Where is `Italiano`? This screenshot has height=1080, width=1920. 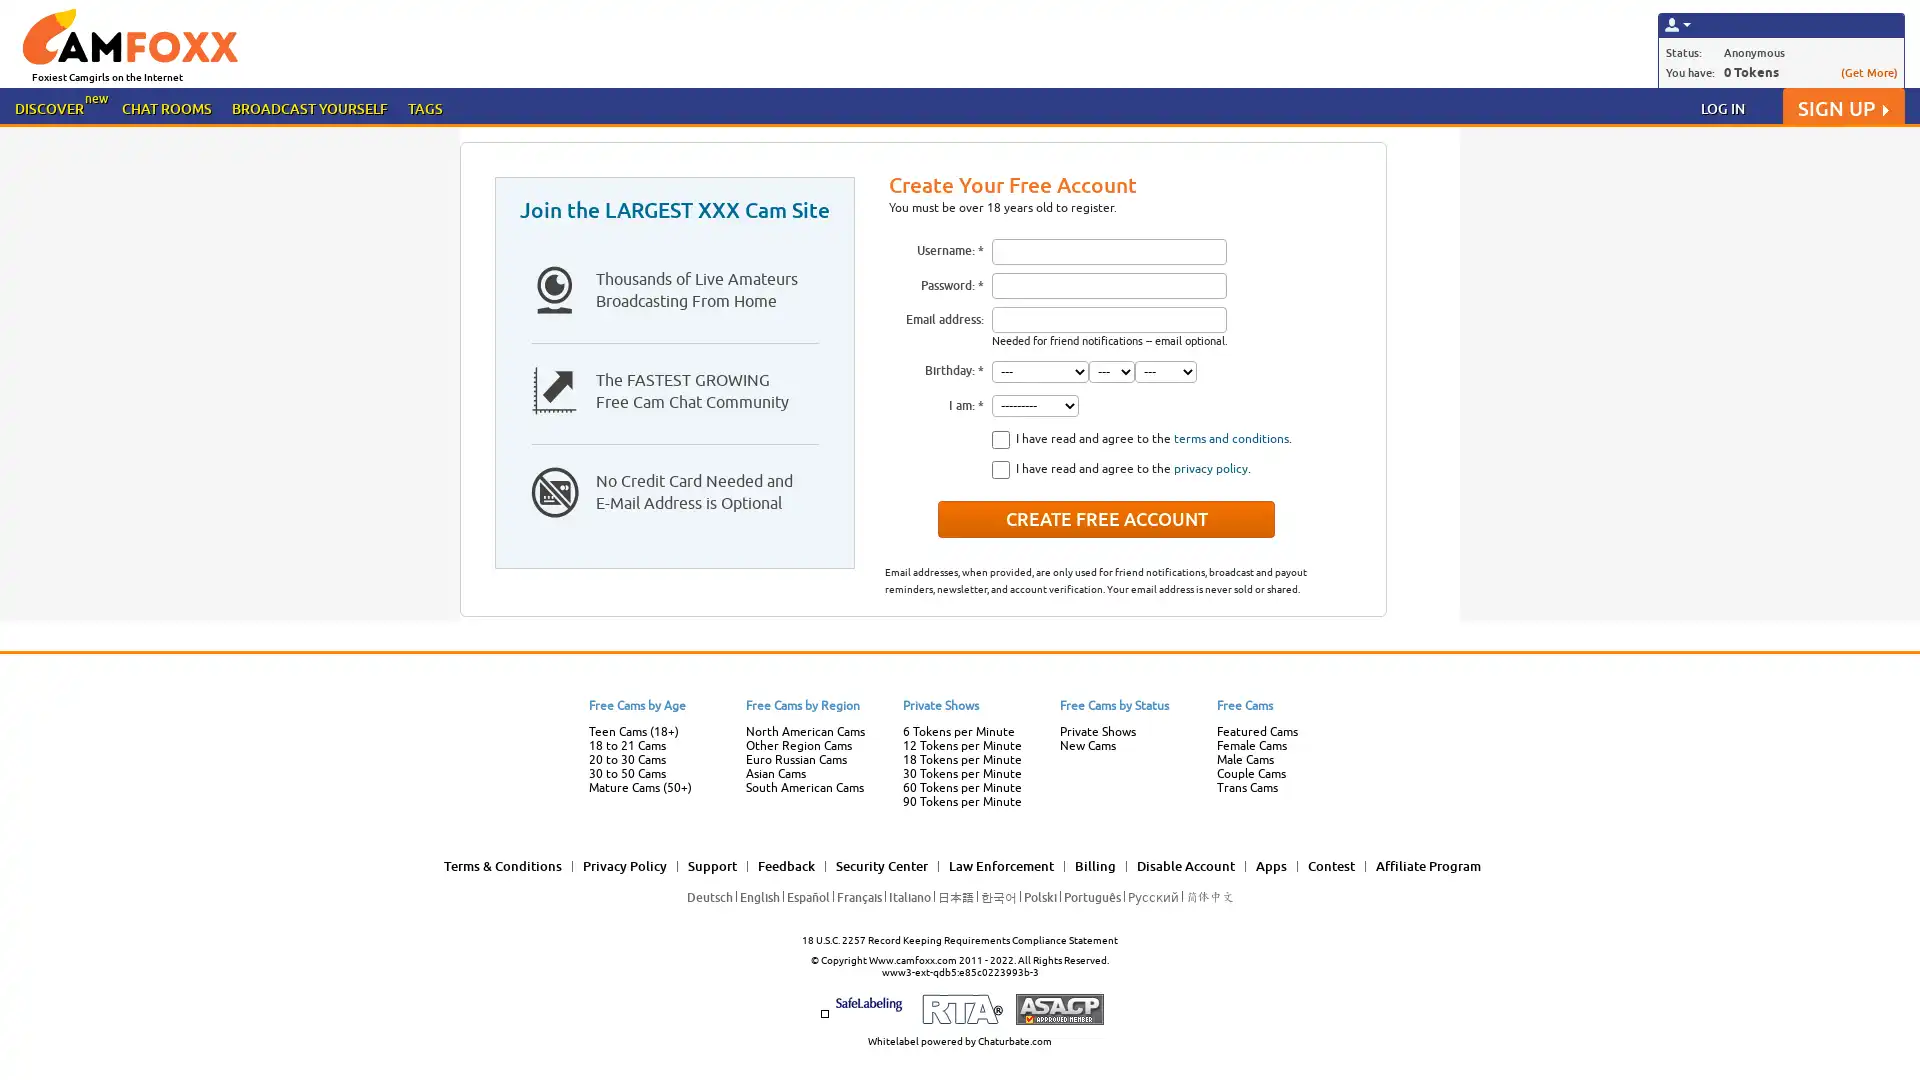 Italiano is located at coordinates (909, 897).